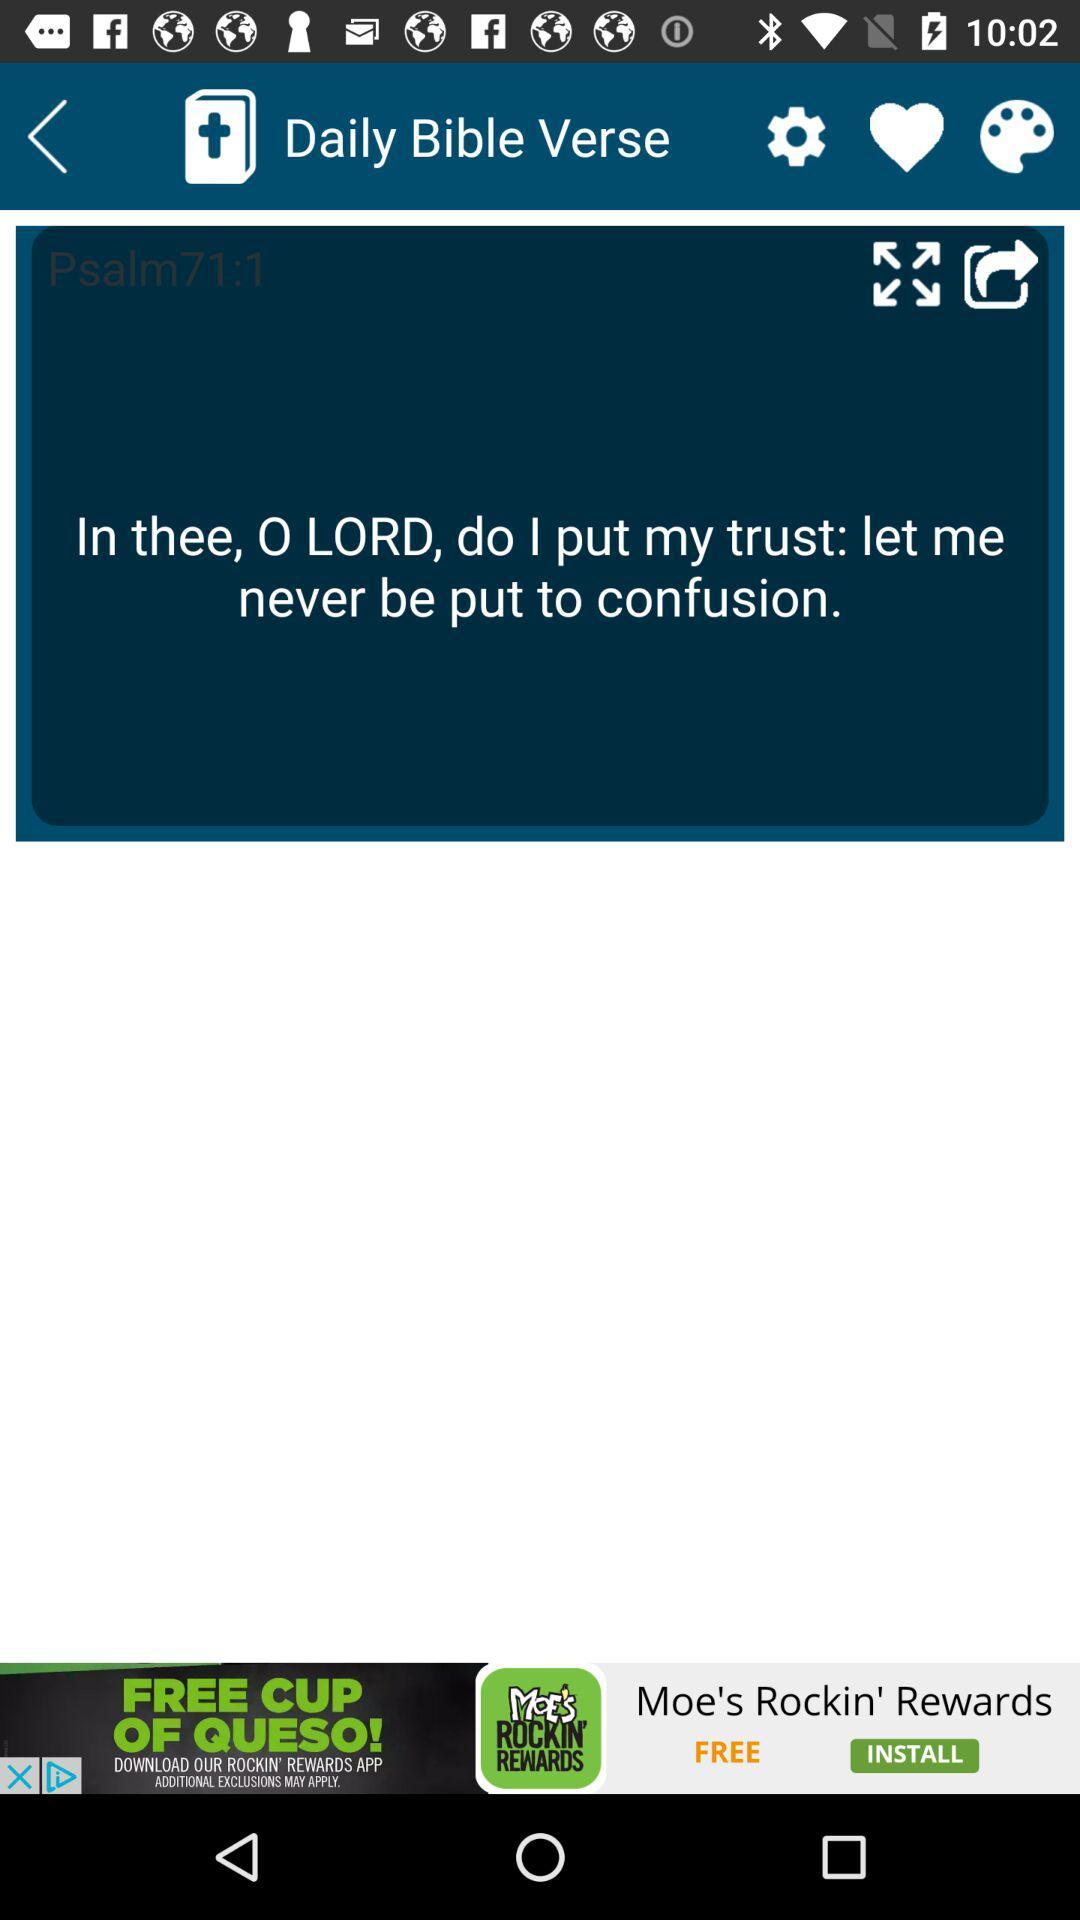 The width and height of the screenshot is (1080, 1920). I want to click on the emoji icon, so click(1017, 135).